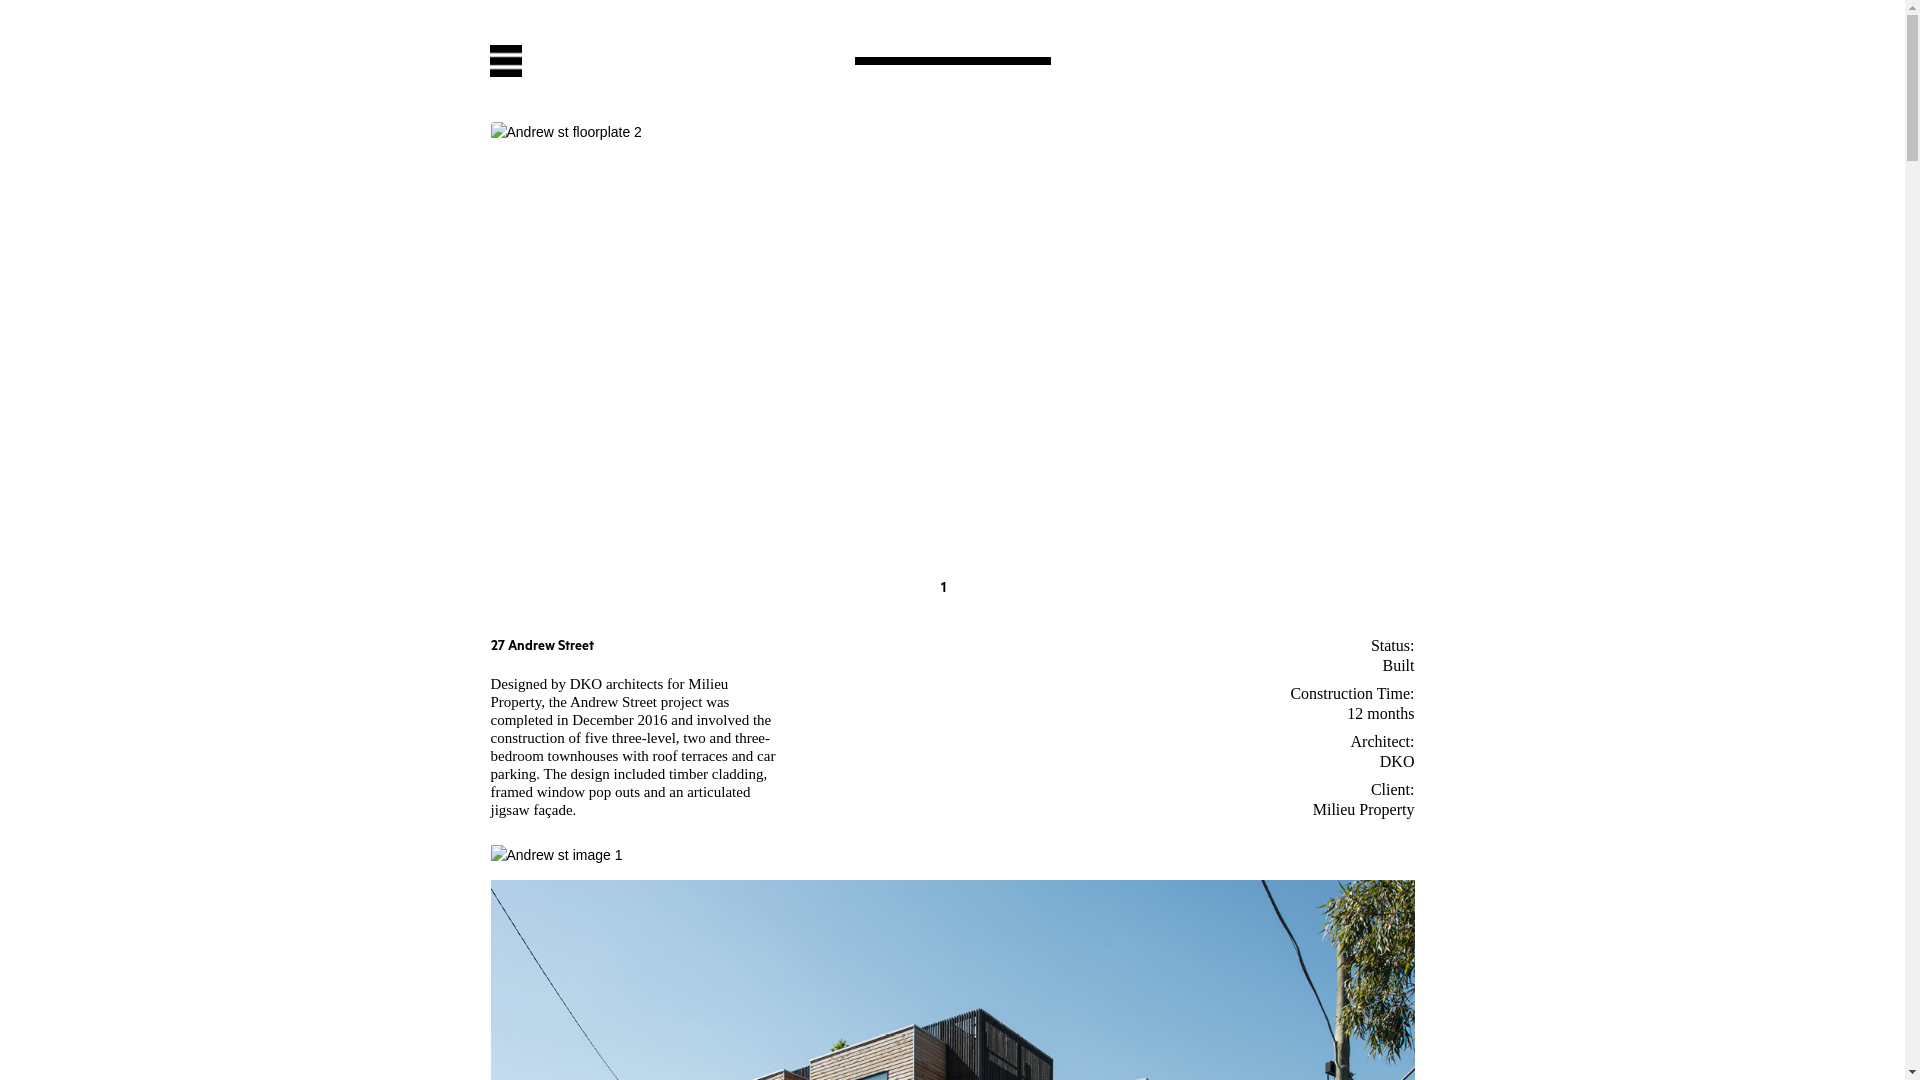 The width and height of the screenshot is (1920, 1080). I want to click on '3', so click(980, 588).